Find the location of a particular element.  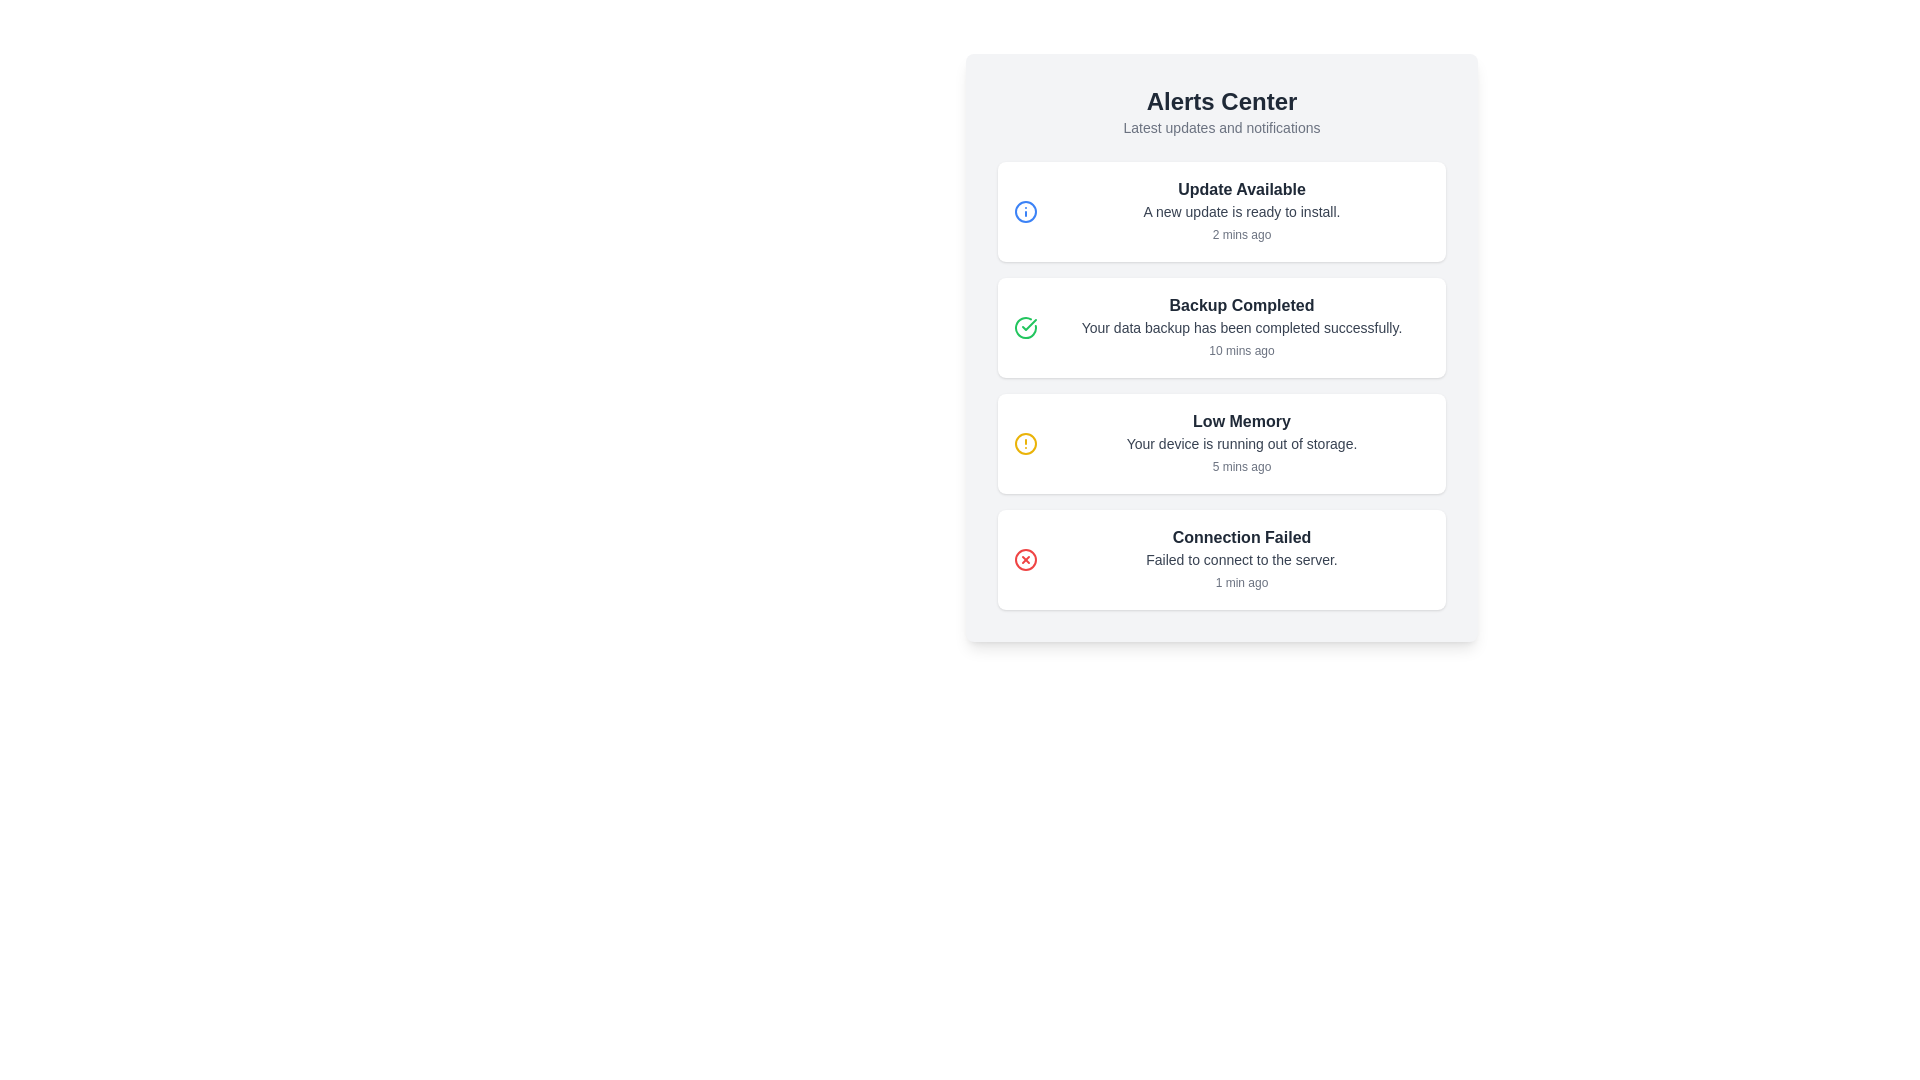

the static text element that reads 'Your data backup has been completed successfully.' located beneath the 'Backup Completed' heading is located at coordinates (1241, 326).